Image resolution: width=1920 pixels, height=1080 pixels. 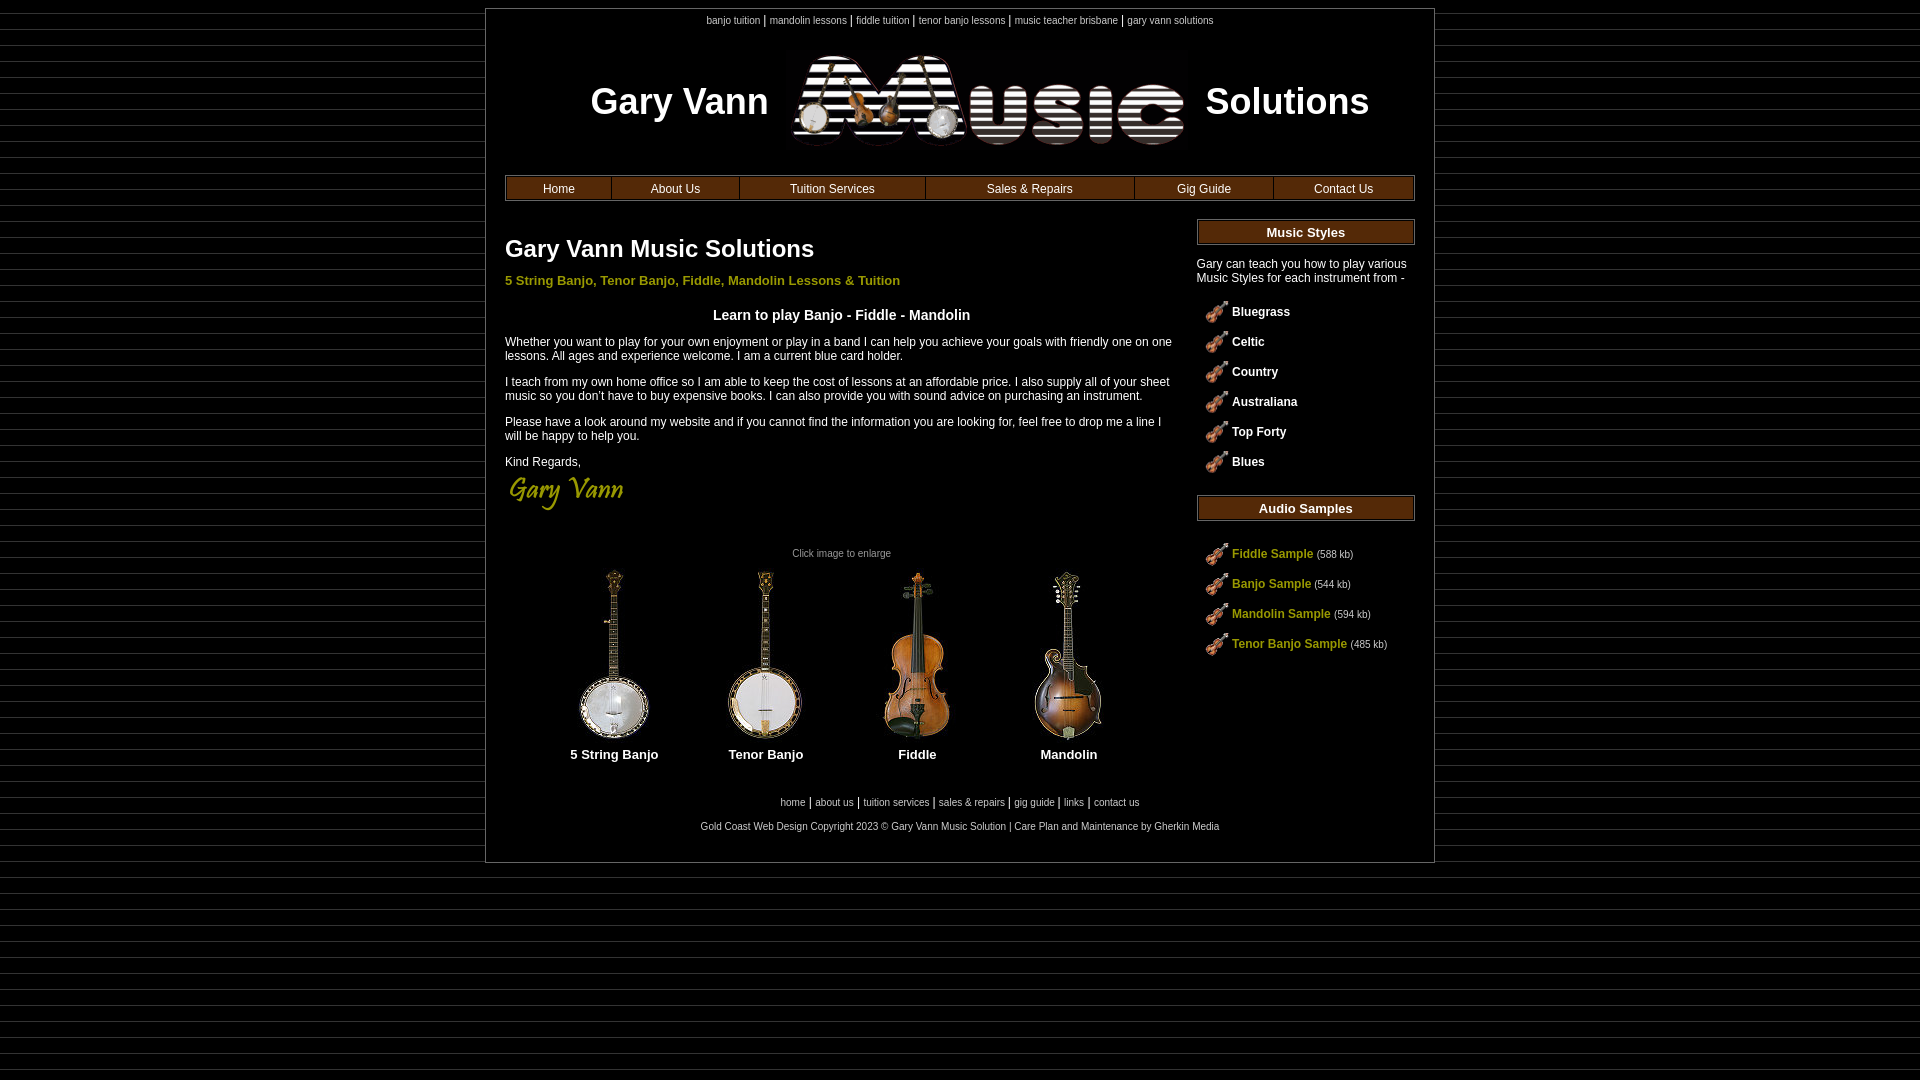 I want to click on 'tuition services', so click(x=896, y=801).